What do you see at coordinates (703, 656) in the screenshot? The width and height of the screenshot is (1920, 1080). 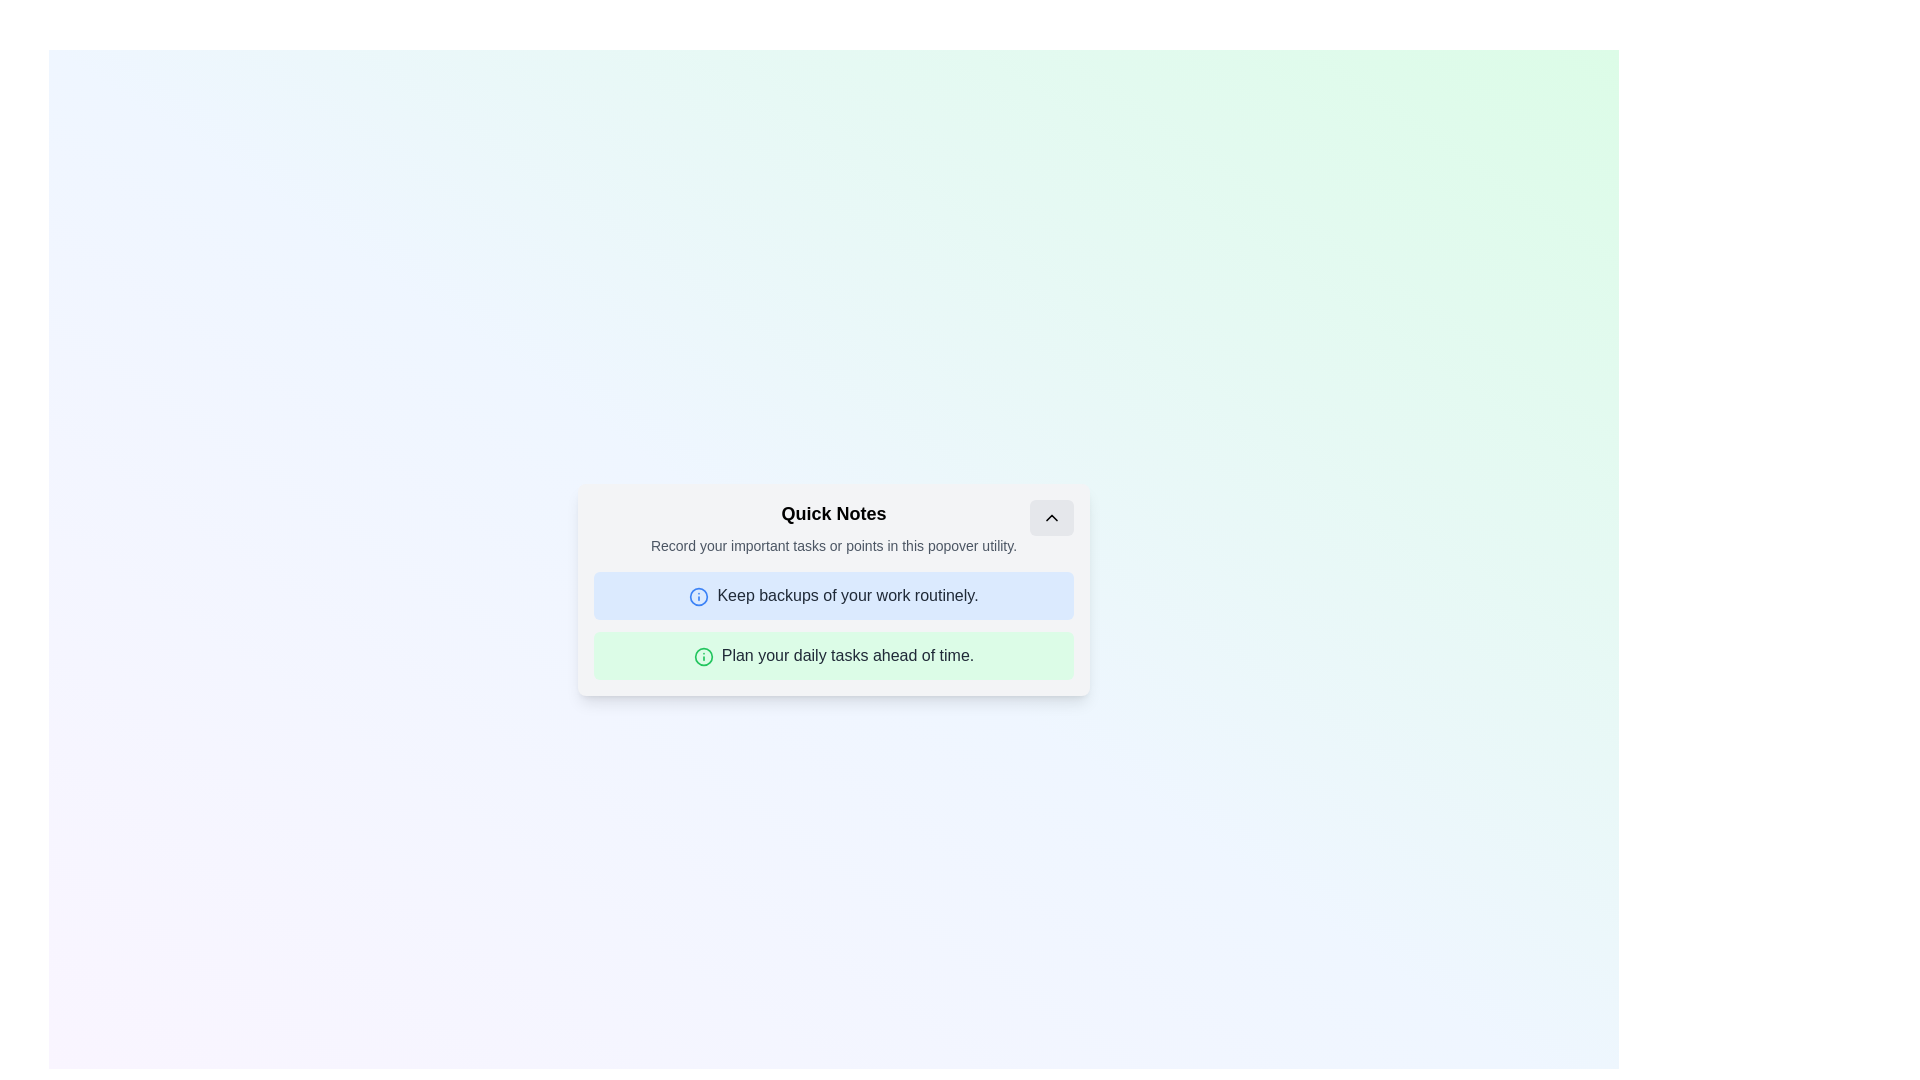 I see `the decorative or informative icon in the second row of the 'Quick Notes' section, adjacent to the text 'Plan your daily tasks ahead of time.'` at bounding box center [703, 656].